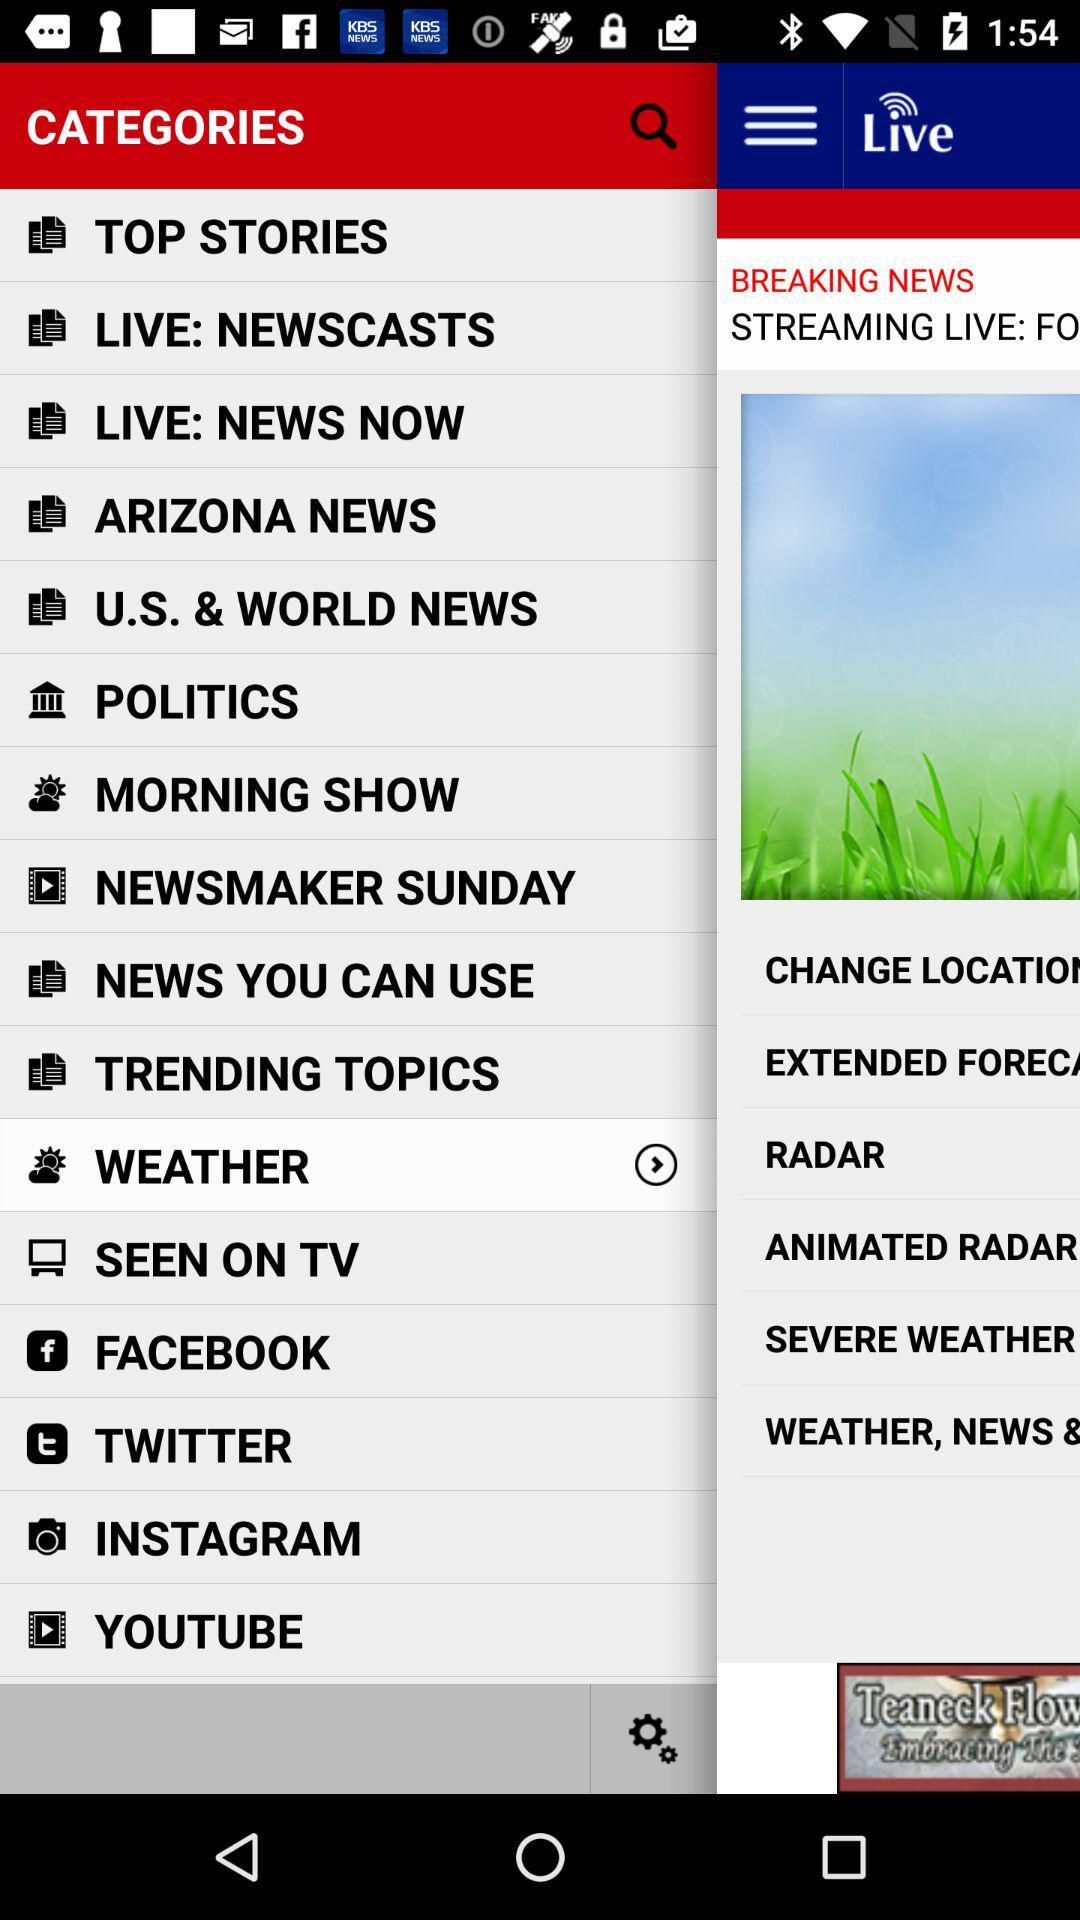 The width and height of the screenshot is (1080, 1920). I want to click on the news you can use icon, so click(45, 979).